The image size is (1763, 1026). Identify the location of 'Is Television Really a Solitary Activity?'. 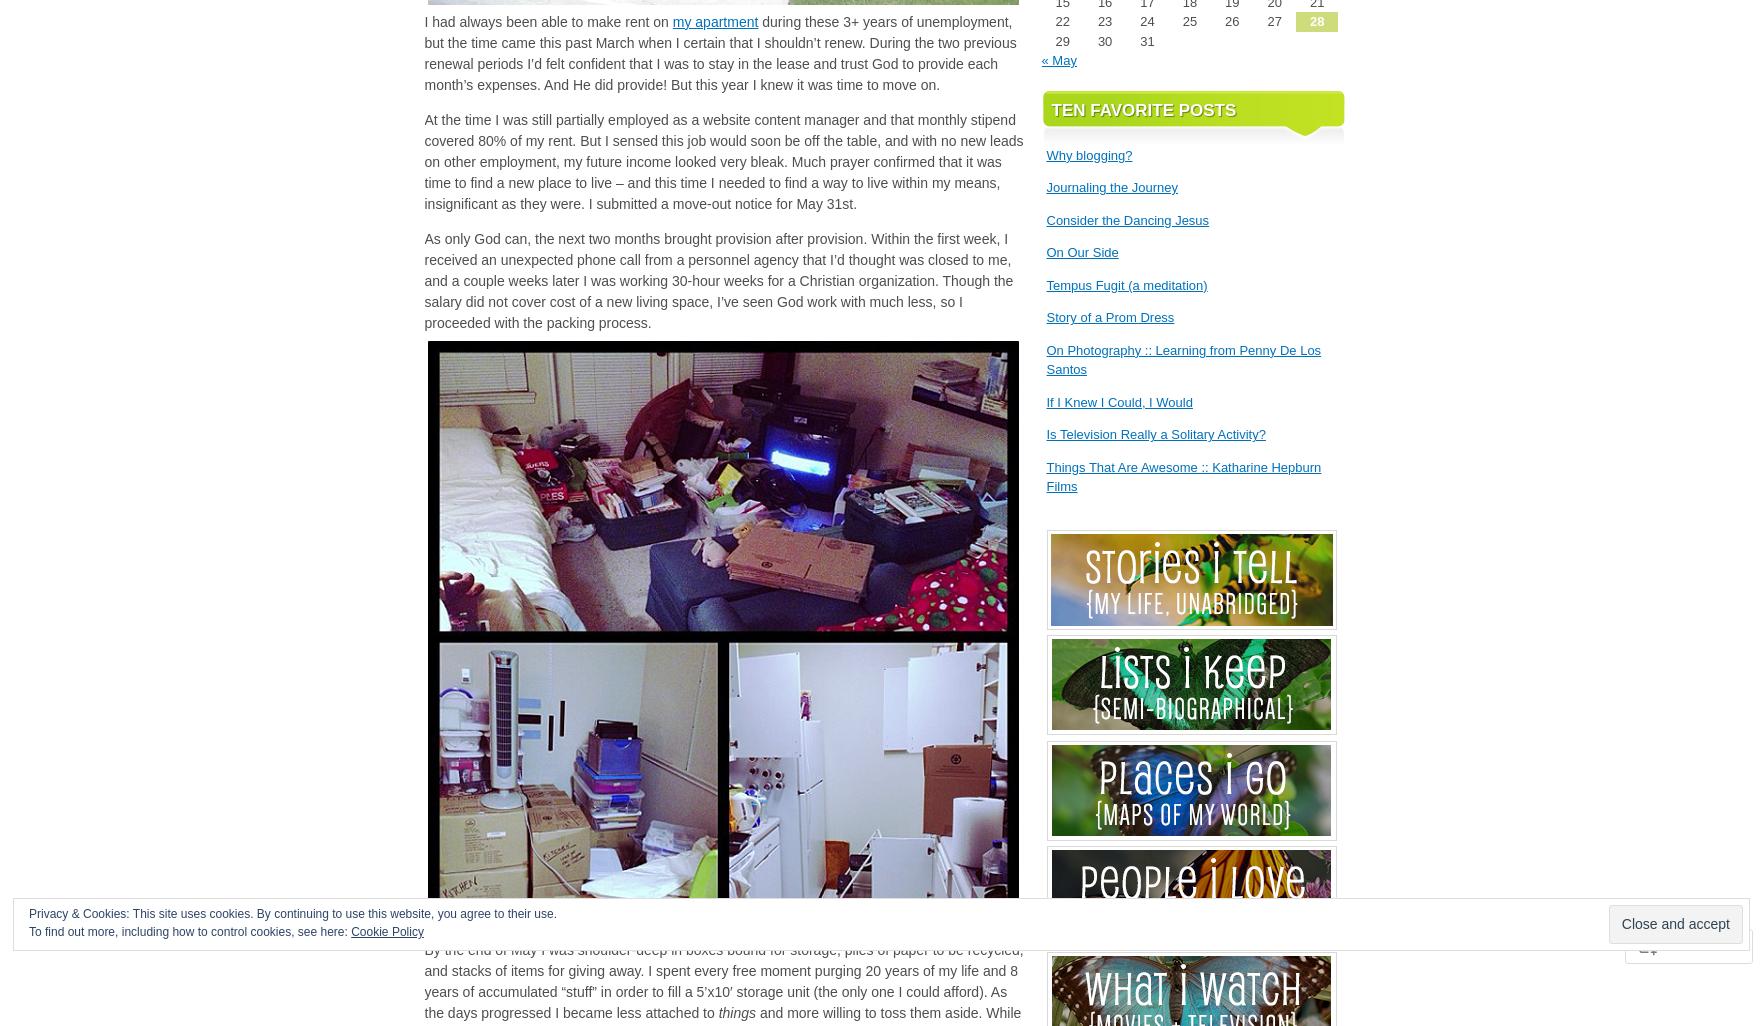
(1154, 434).